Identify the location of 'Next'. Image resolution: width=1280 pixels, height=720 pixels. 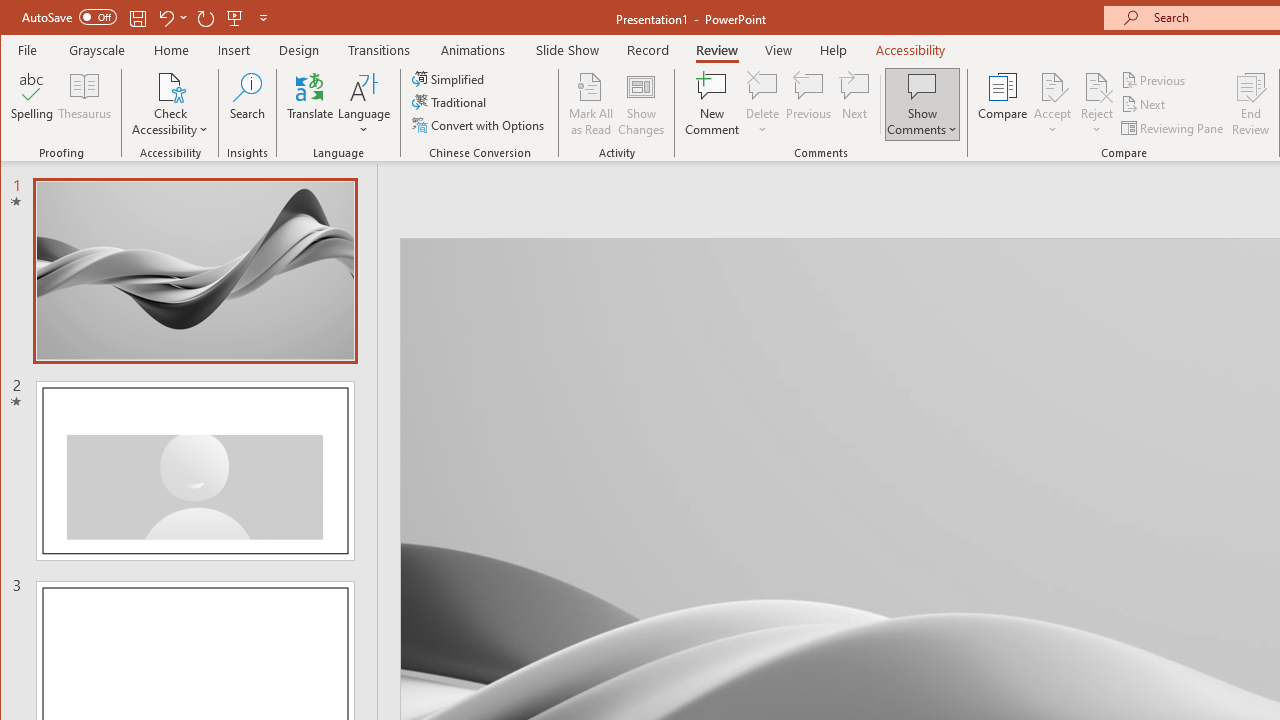
(1144, 104).